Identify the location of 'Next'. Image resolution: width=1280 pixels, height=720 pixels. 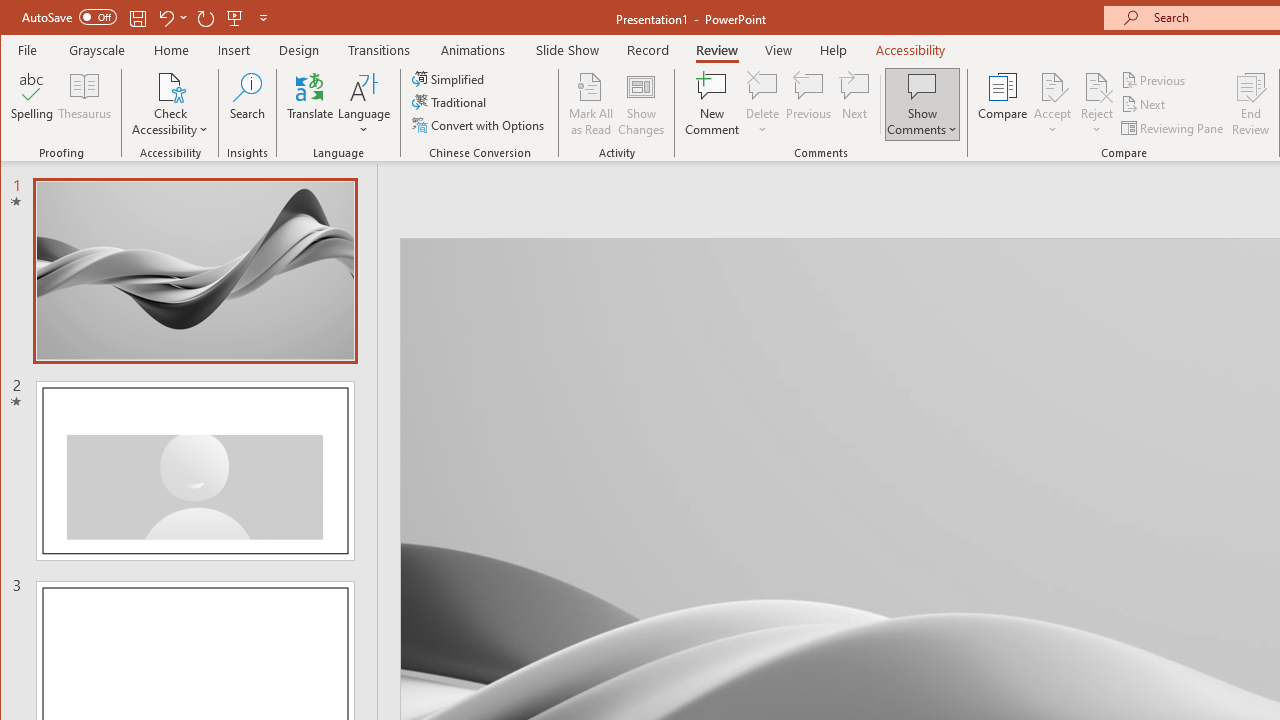
(1144, 104).